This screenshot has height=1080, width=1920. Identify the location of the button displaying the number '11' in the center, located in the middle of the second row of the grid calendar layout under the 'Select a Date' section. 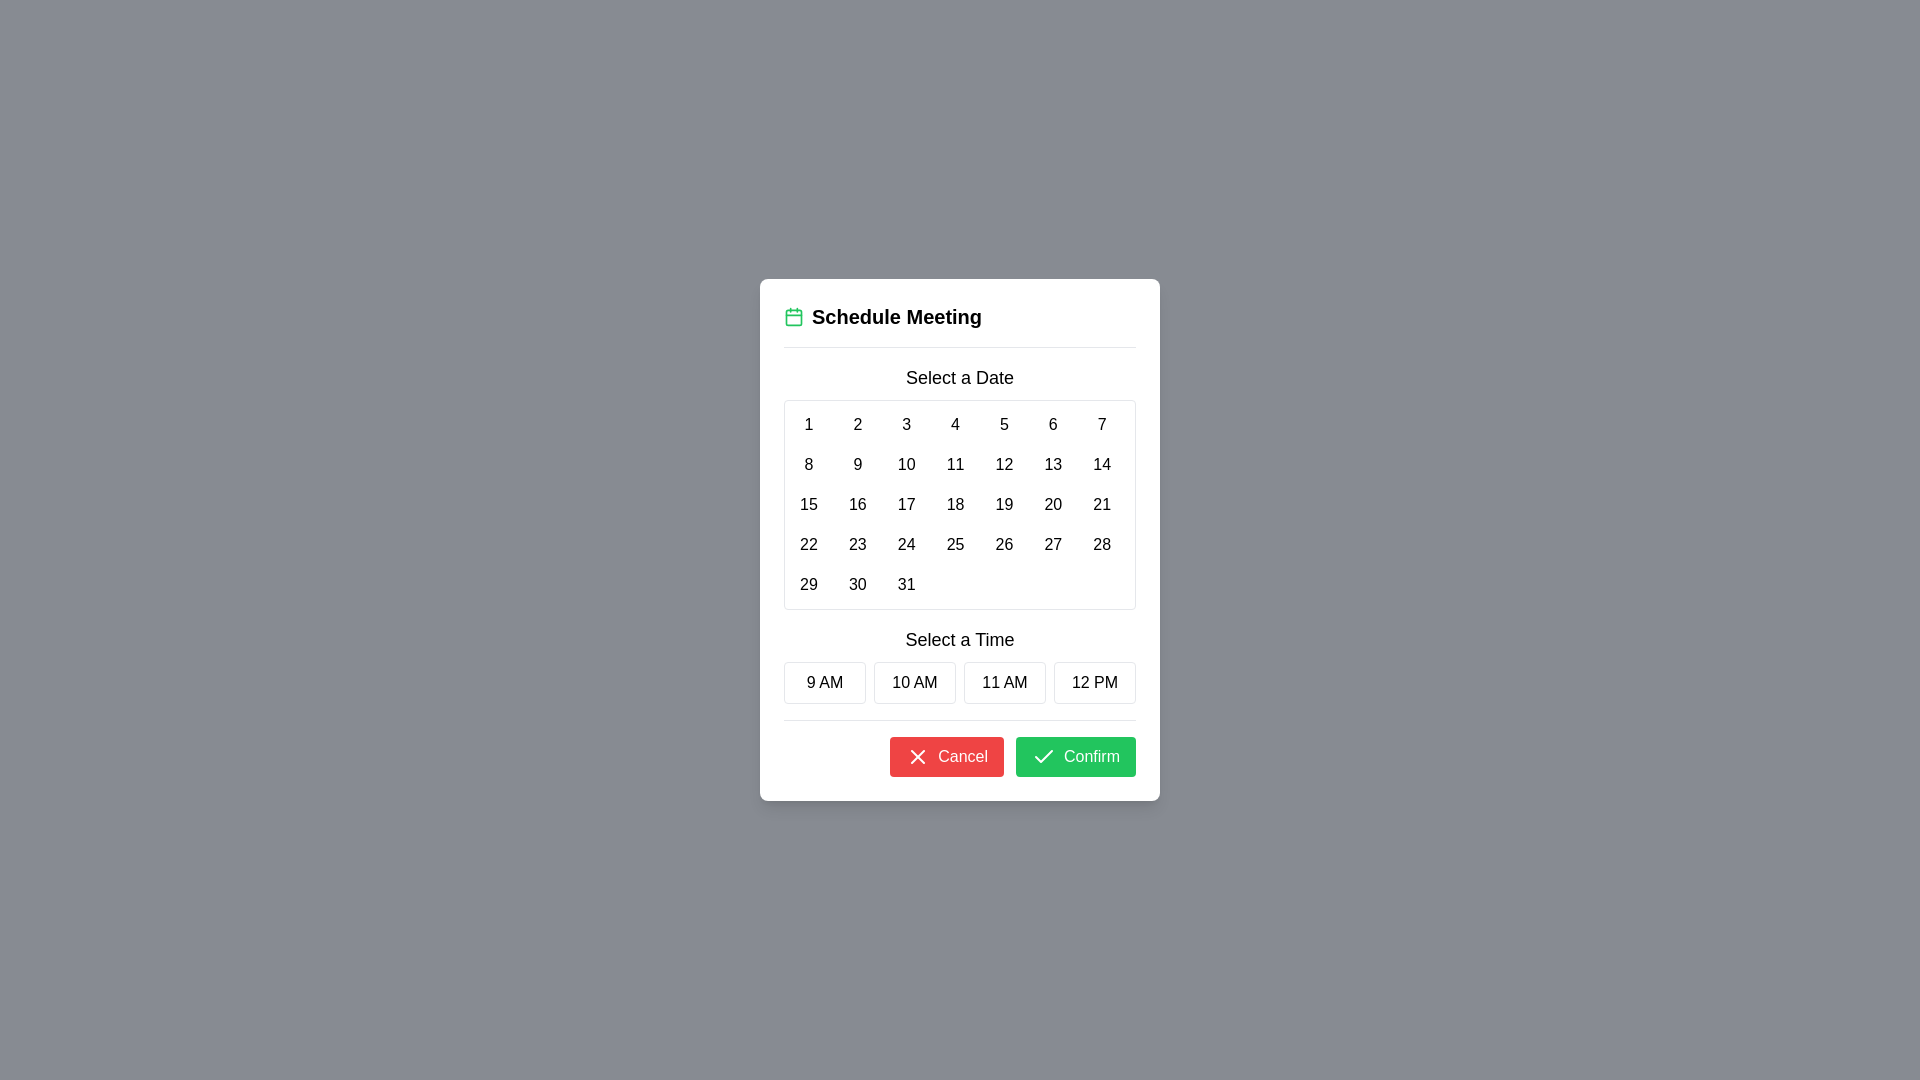
(954, 465).